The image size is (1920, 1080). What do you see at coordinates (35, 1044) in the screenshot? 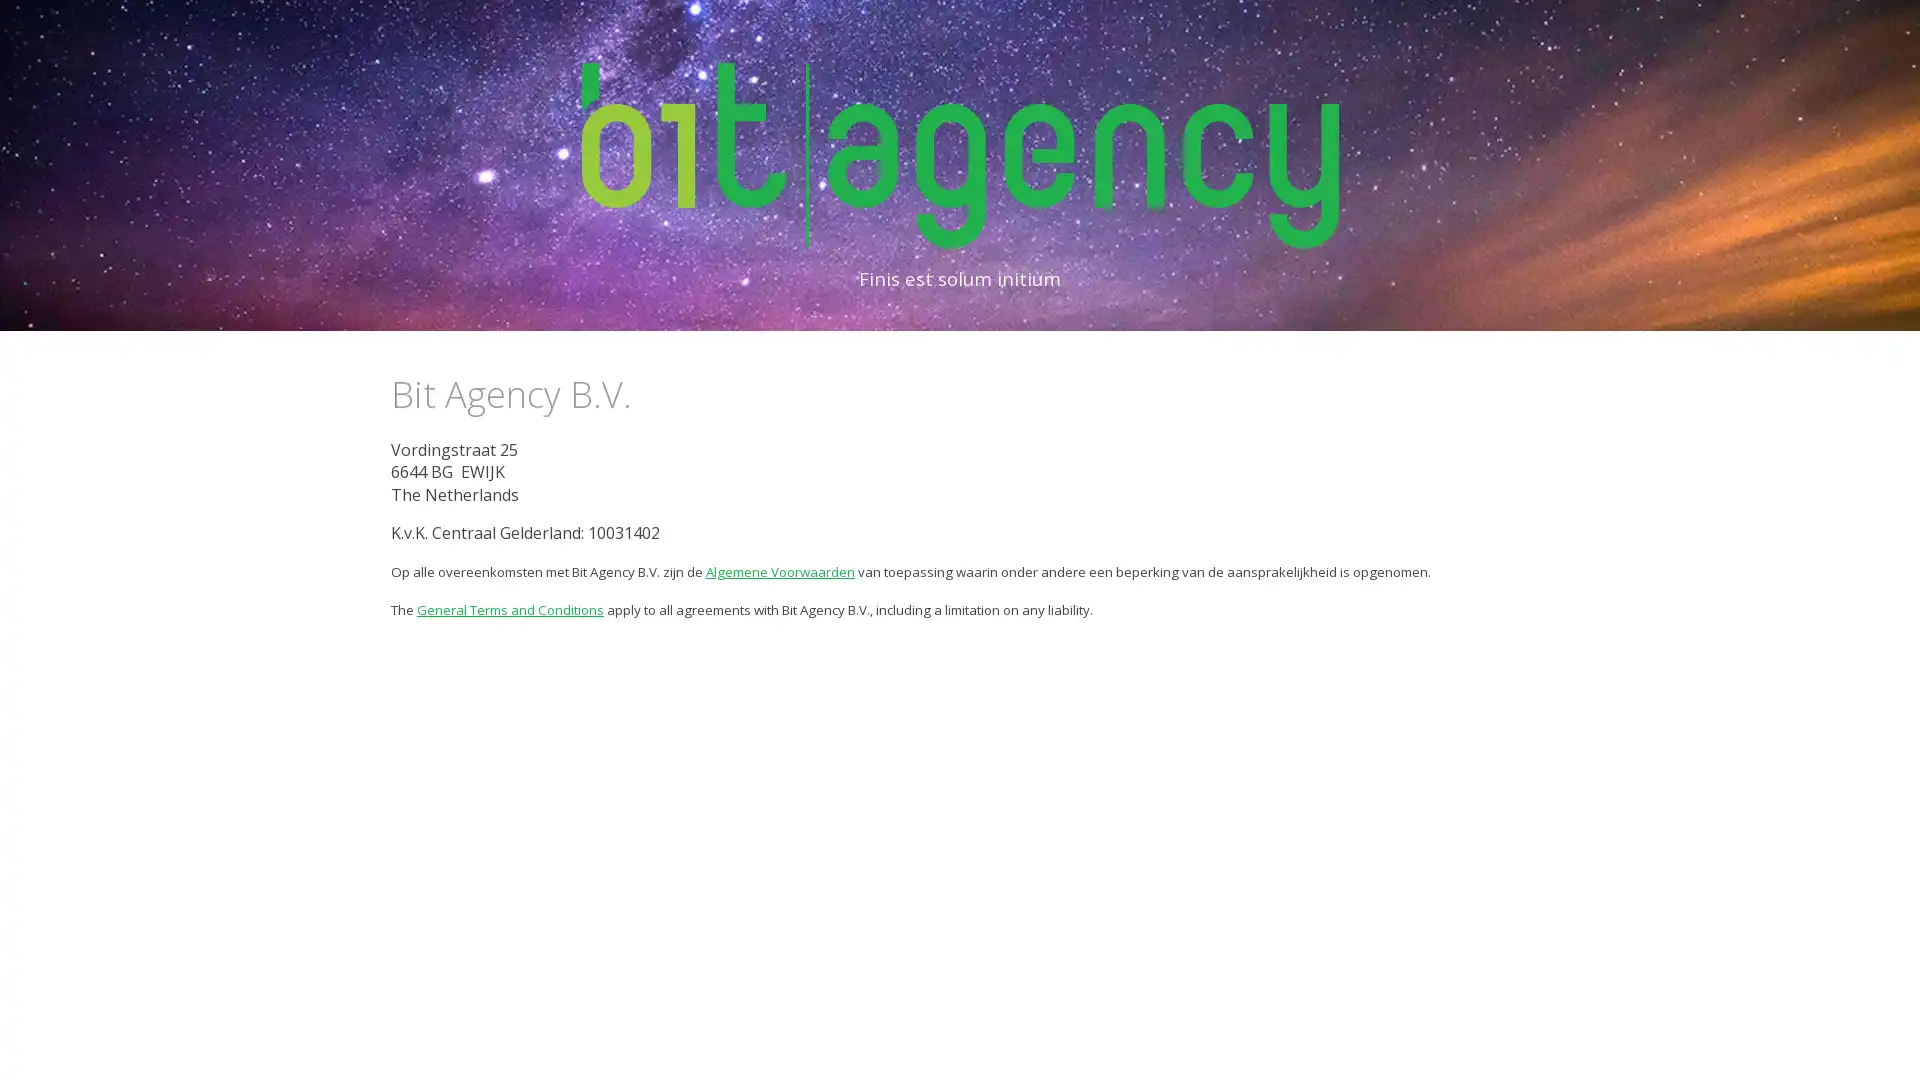
I see `Site actions` at bounding box center [35, 1044].